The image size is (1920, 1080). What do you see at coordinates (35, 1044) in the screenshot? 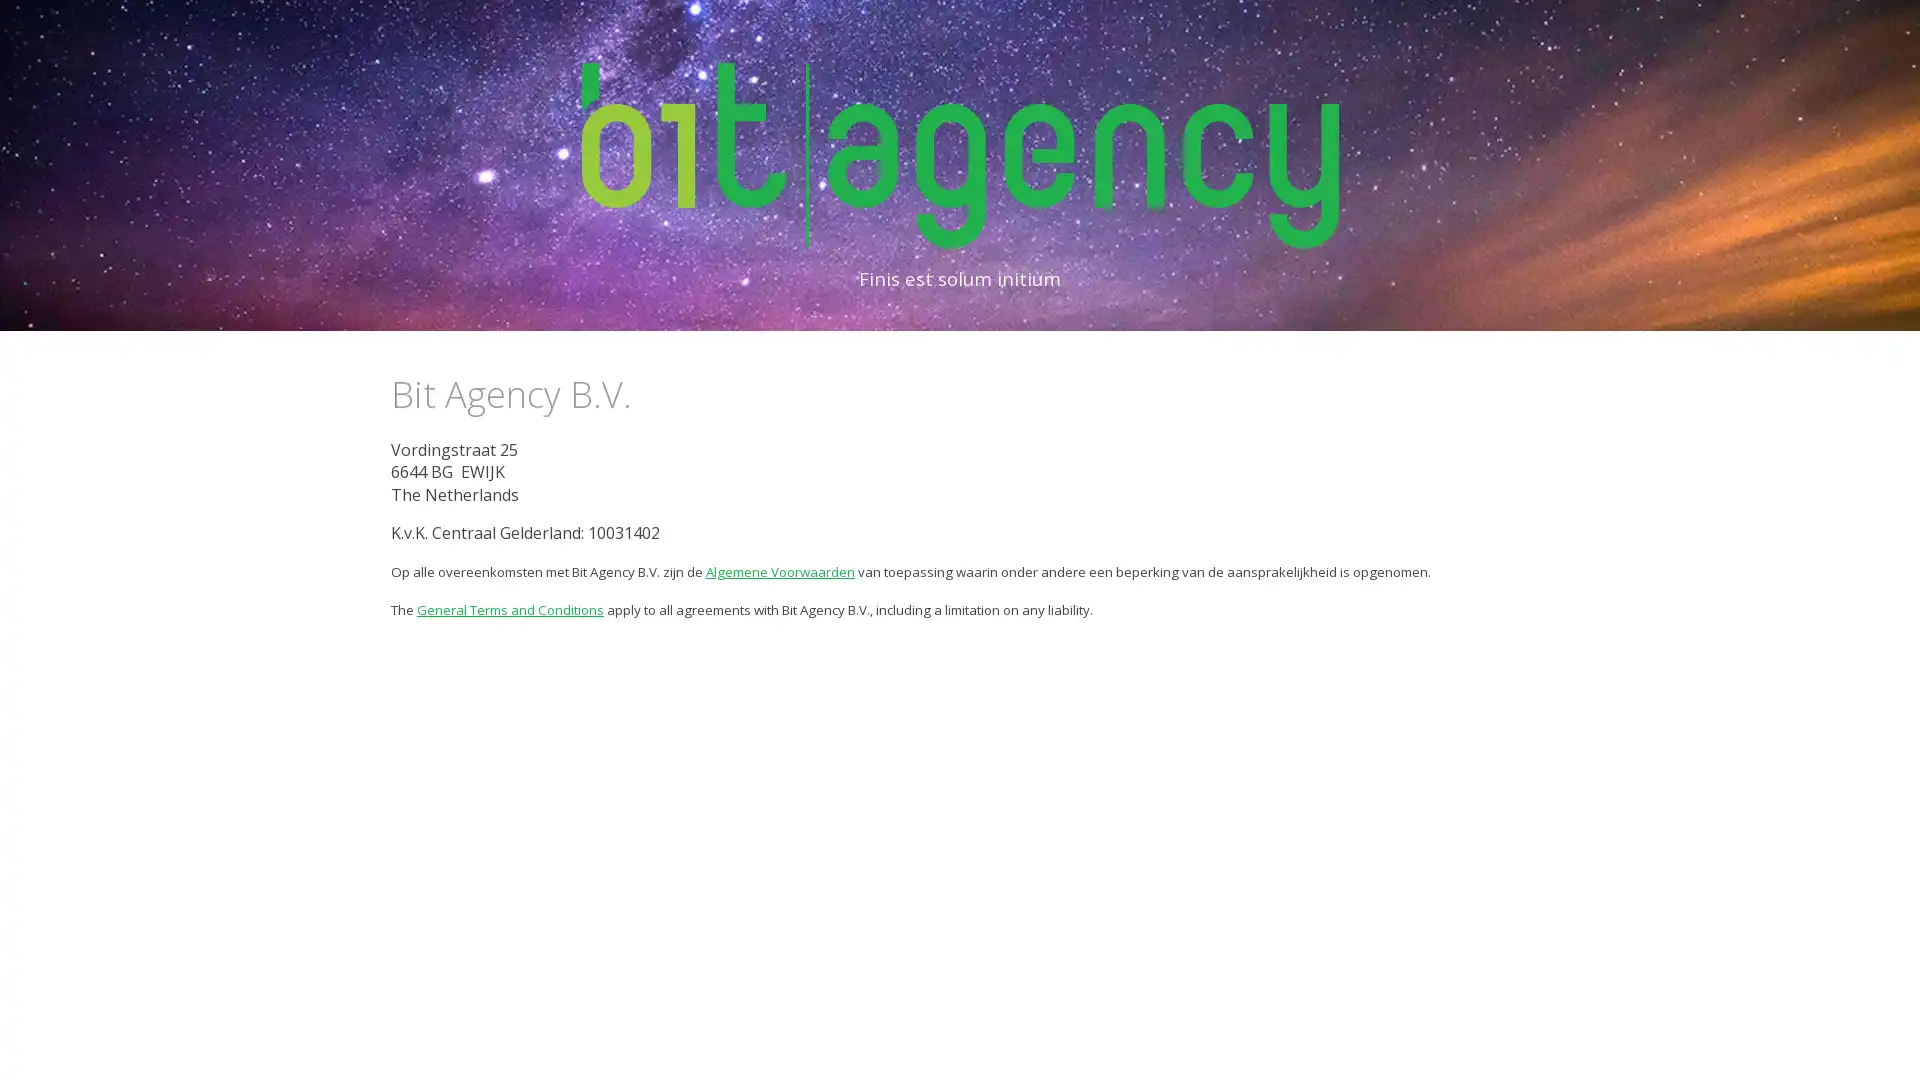
I see `Site actions` at bounding box center [35, 1044].